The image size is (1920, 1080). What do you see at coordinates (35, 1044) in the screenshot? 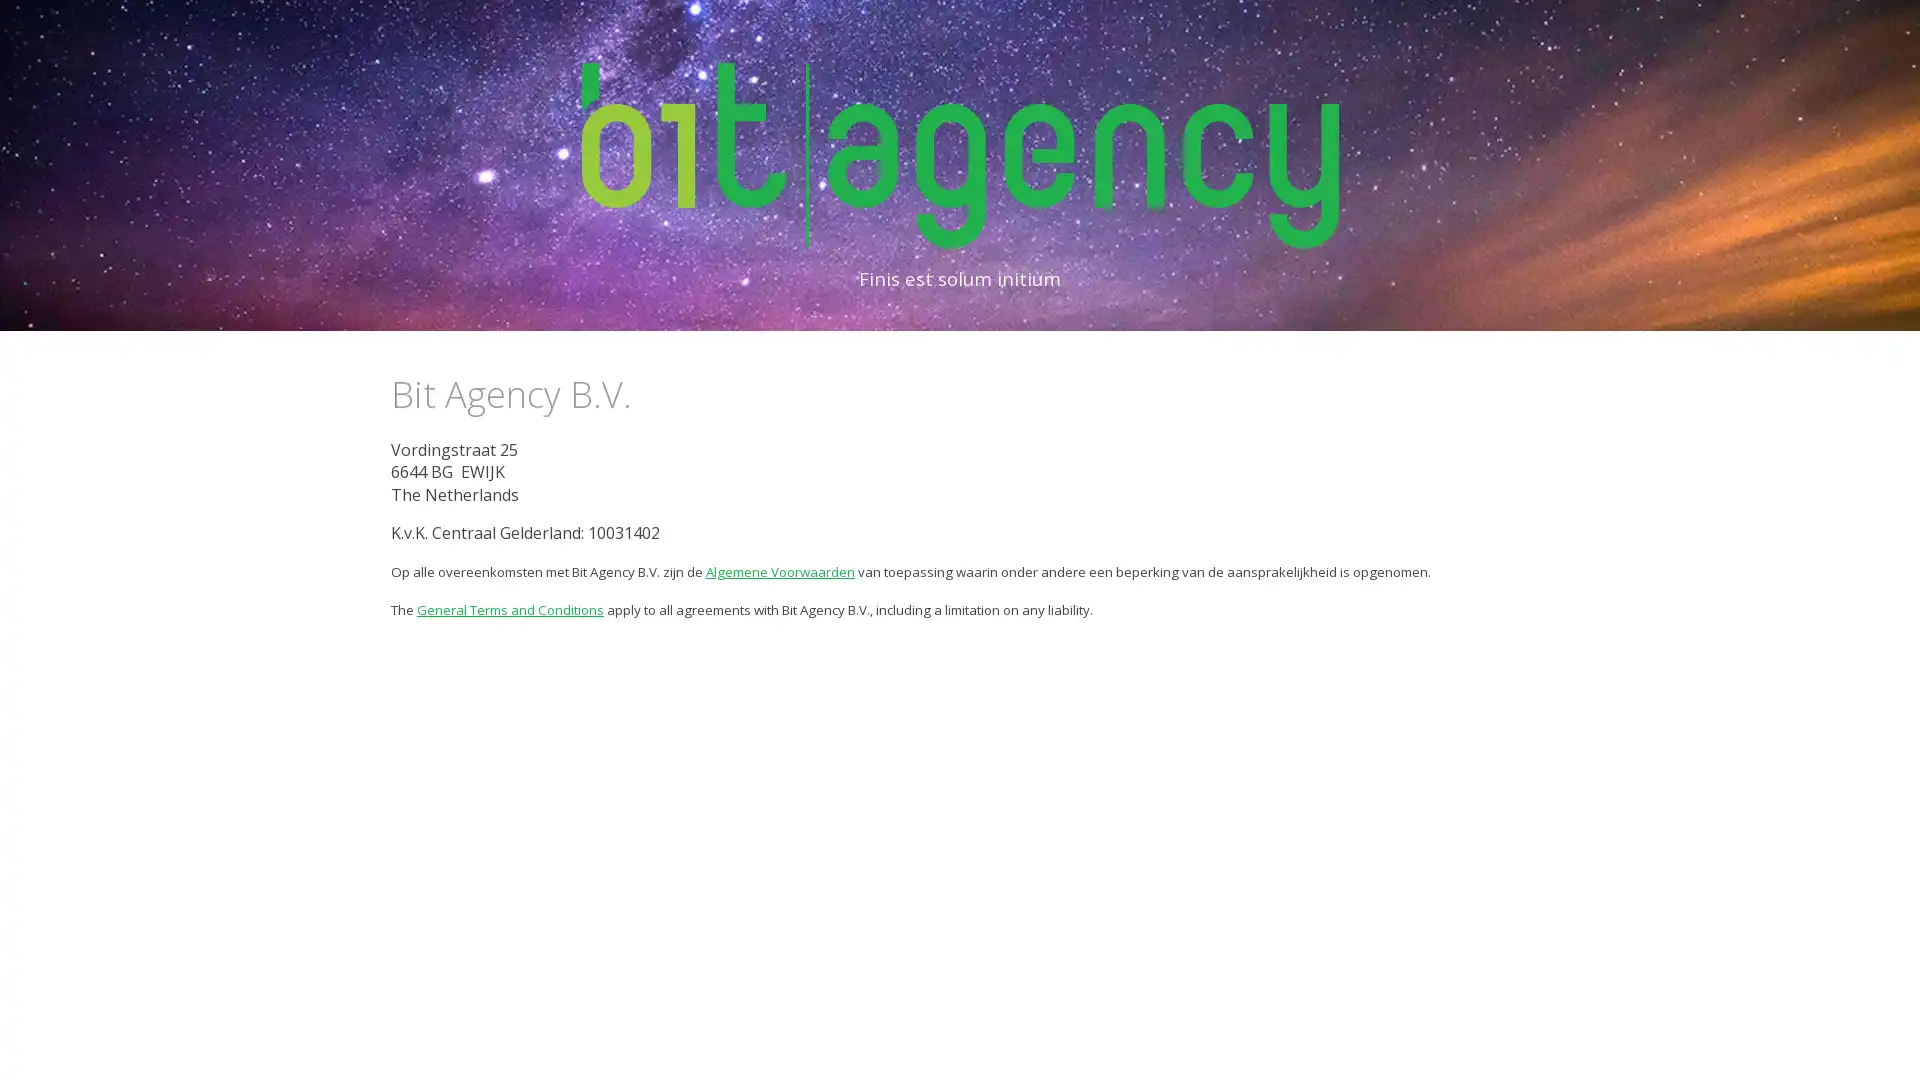
I see `Site actions` at bounding box center [35, 1044].